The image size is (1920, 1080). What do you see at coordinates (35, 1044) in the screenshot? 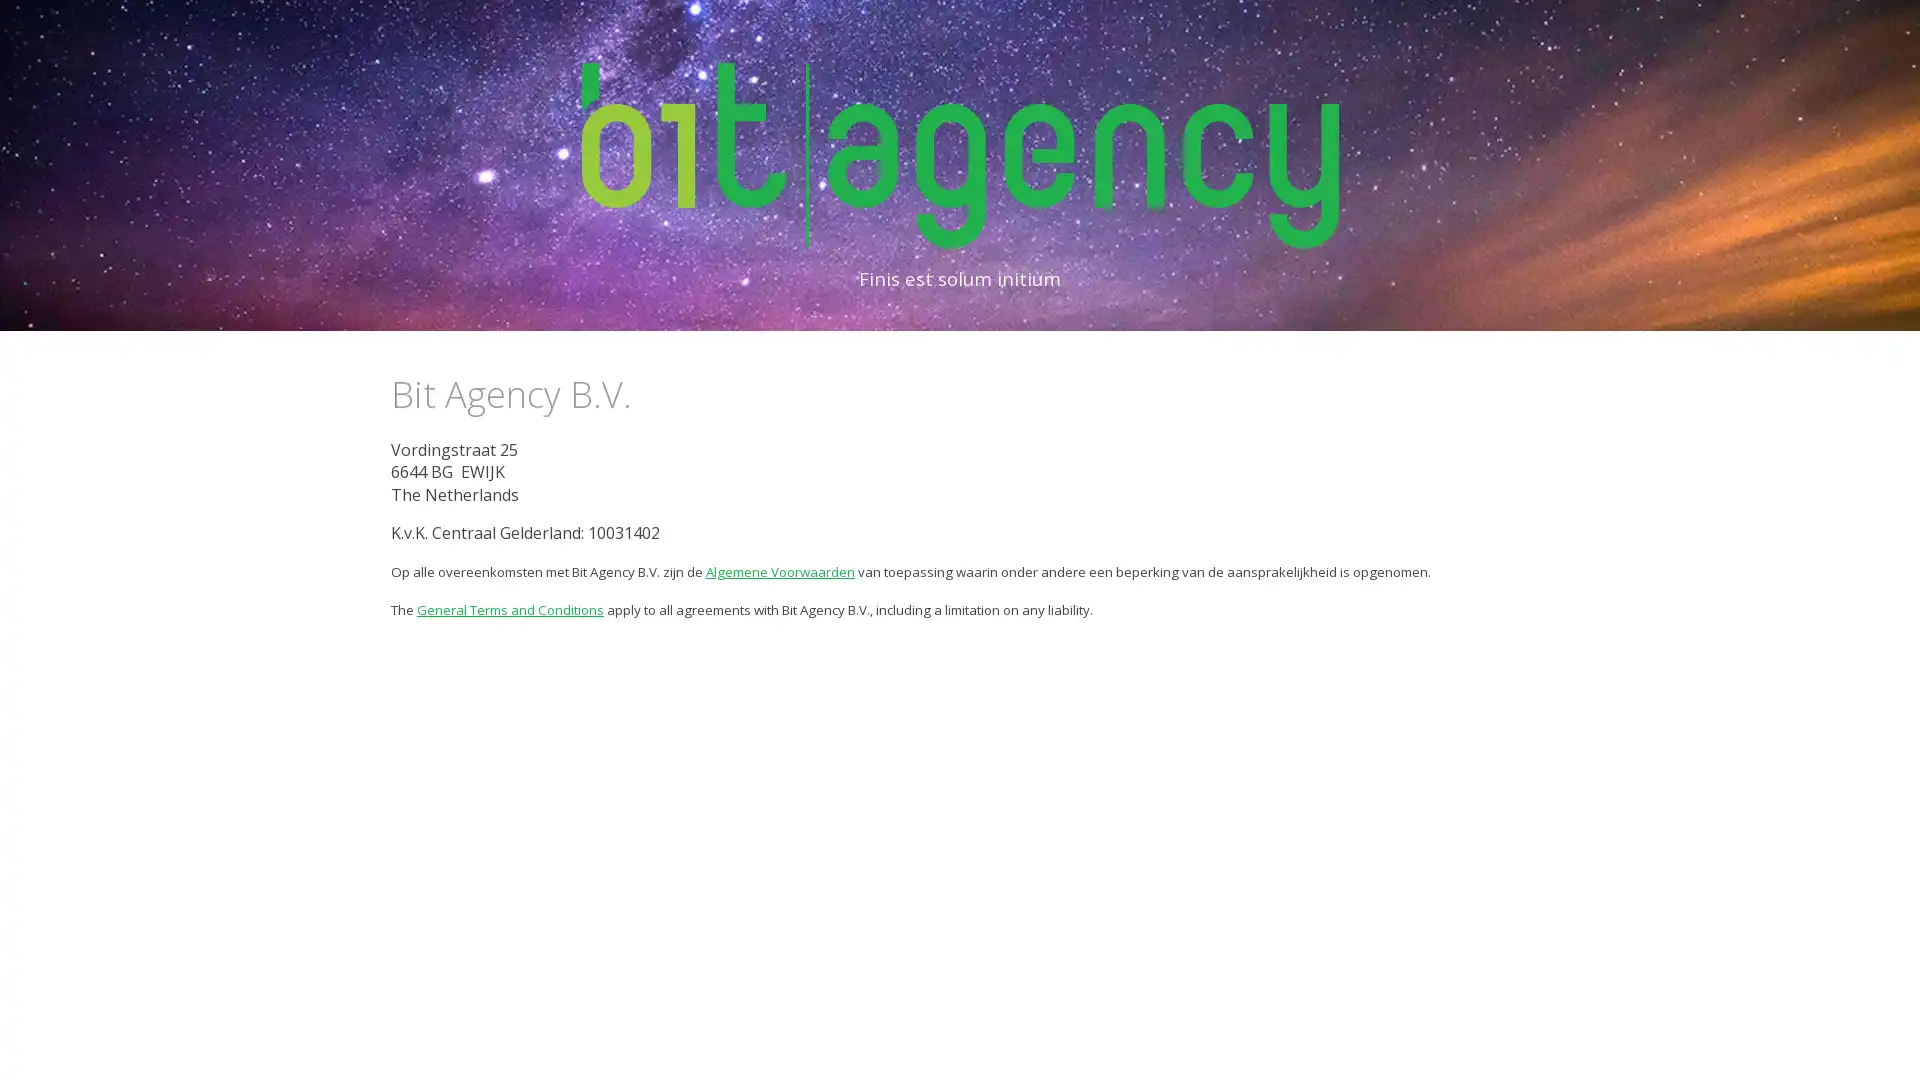
I see `Site actions` at bounding box center [35, 1044].